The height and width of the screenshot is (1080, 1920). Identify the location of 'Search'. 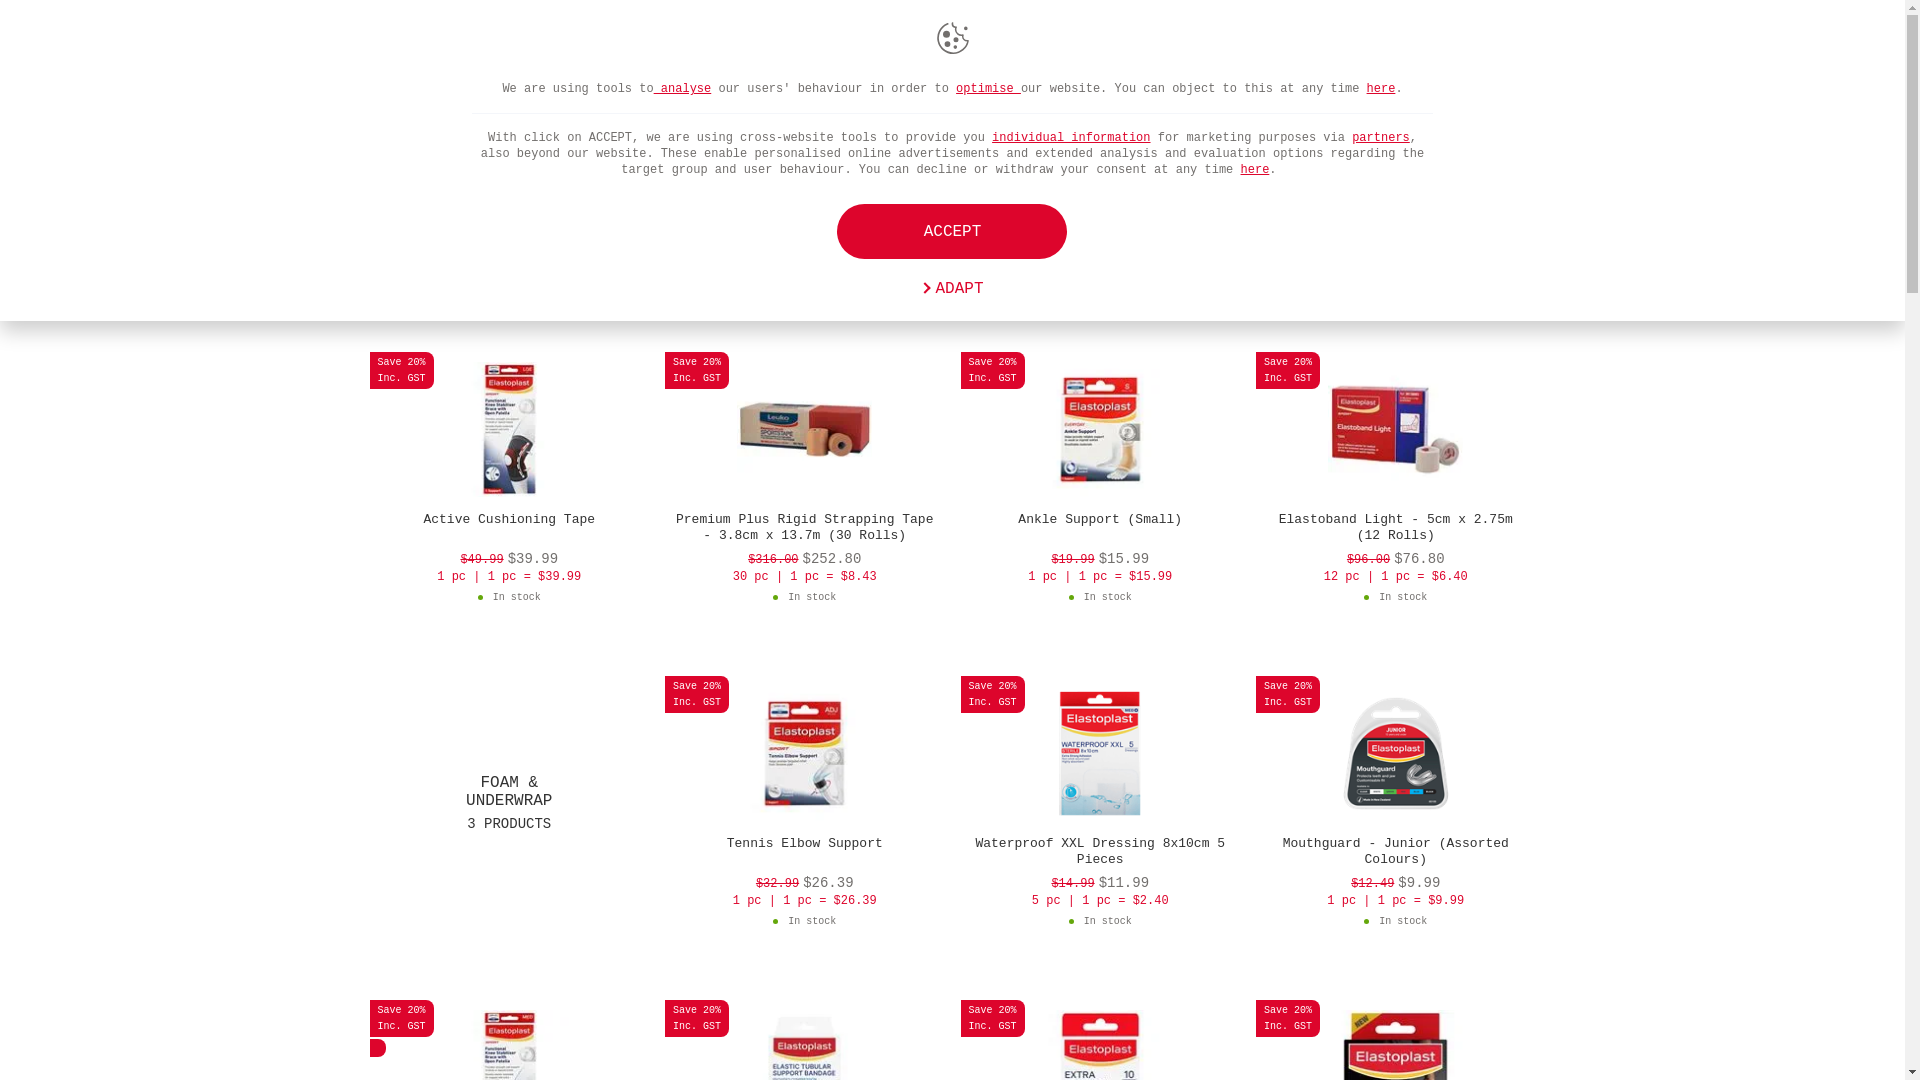
(1353, 42).